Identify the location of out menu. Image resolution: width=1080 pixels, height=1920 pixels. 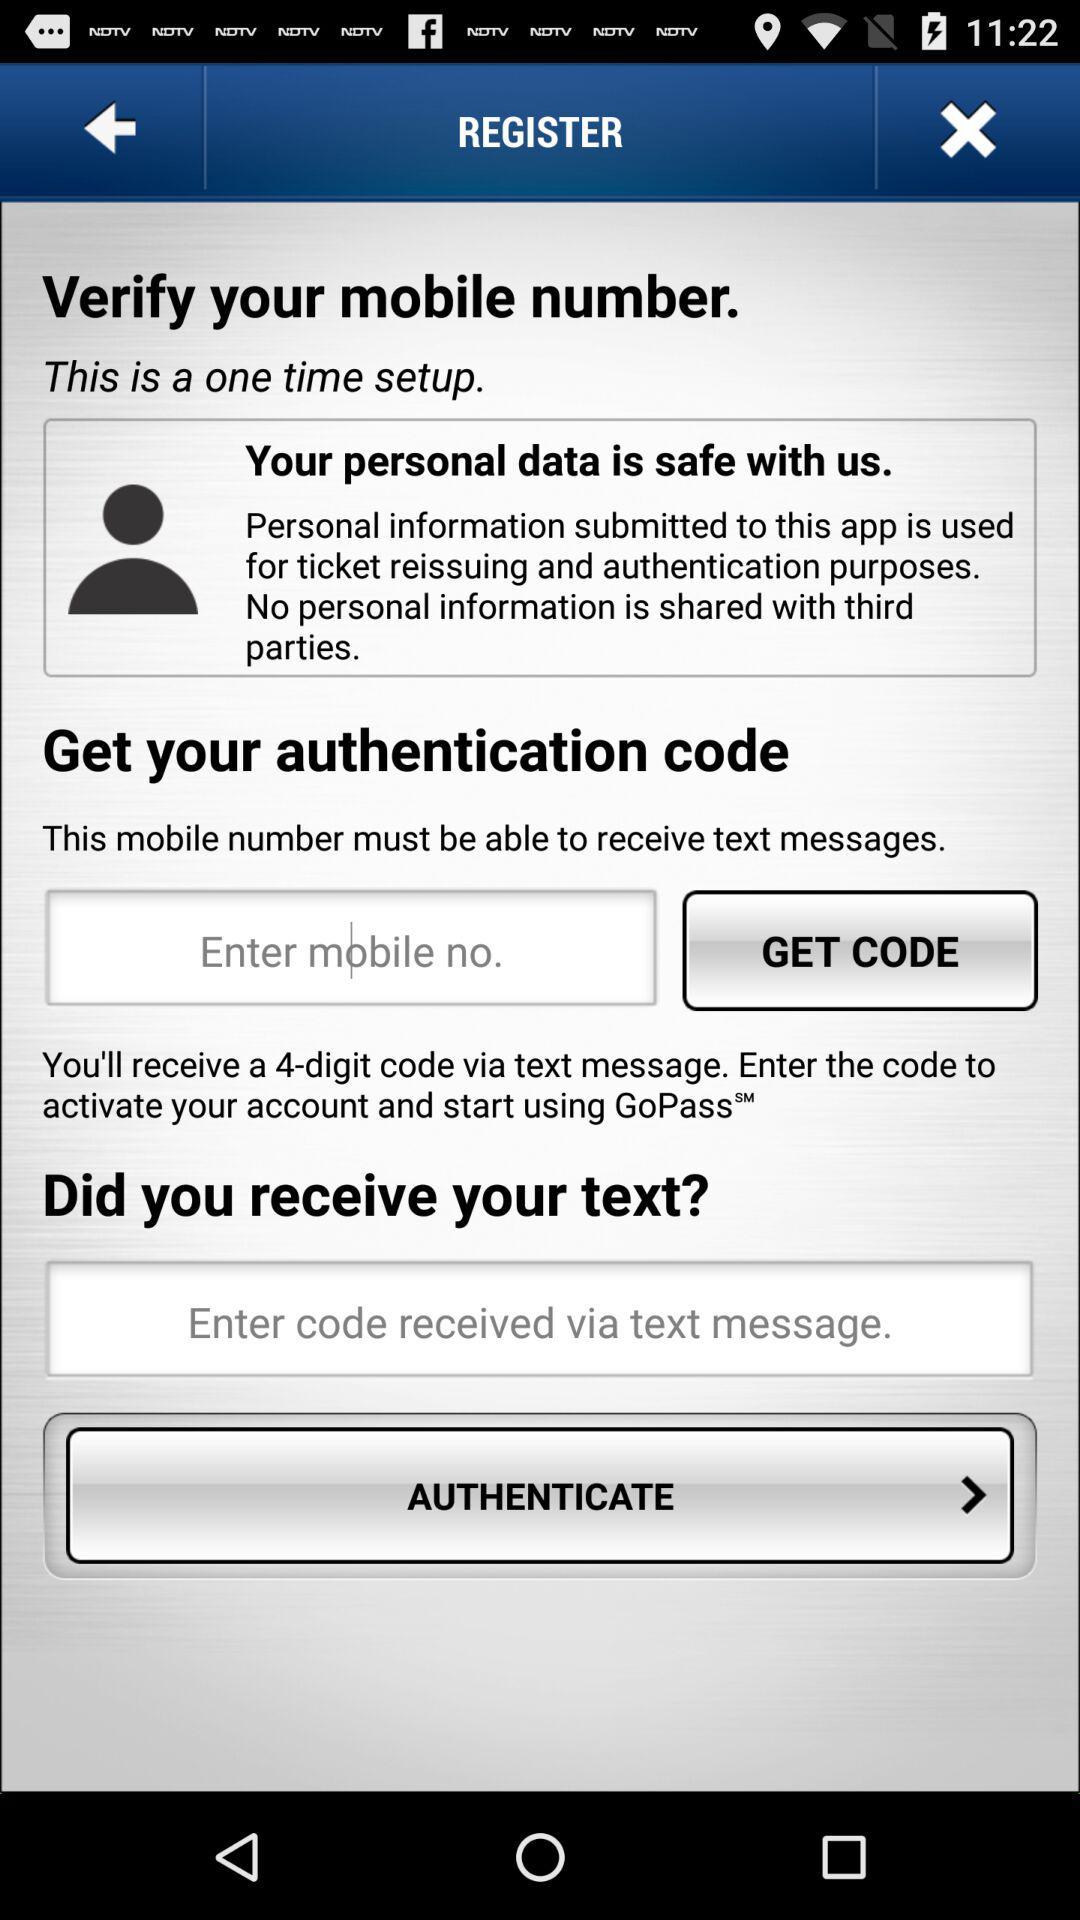
(964, 129).